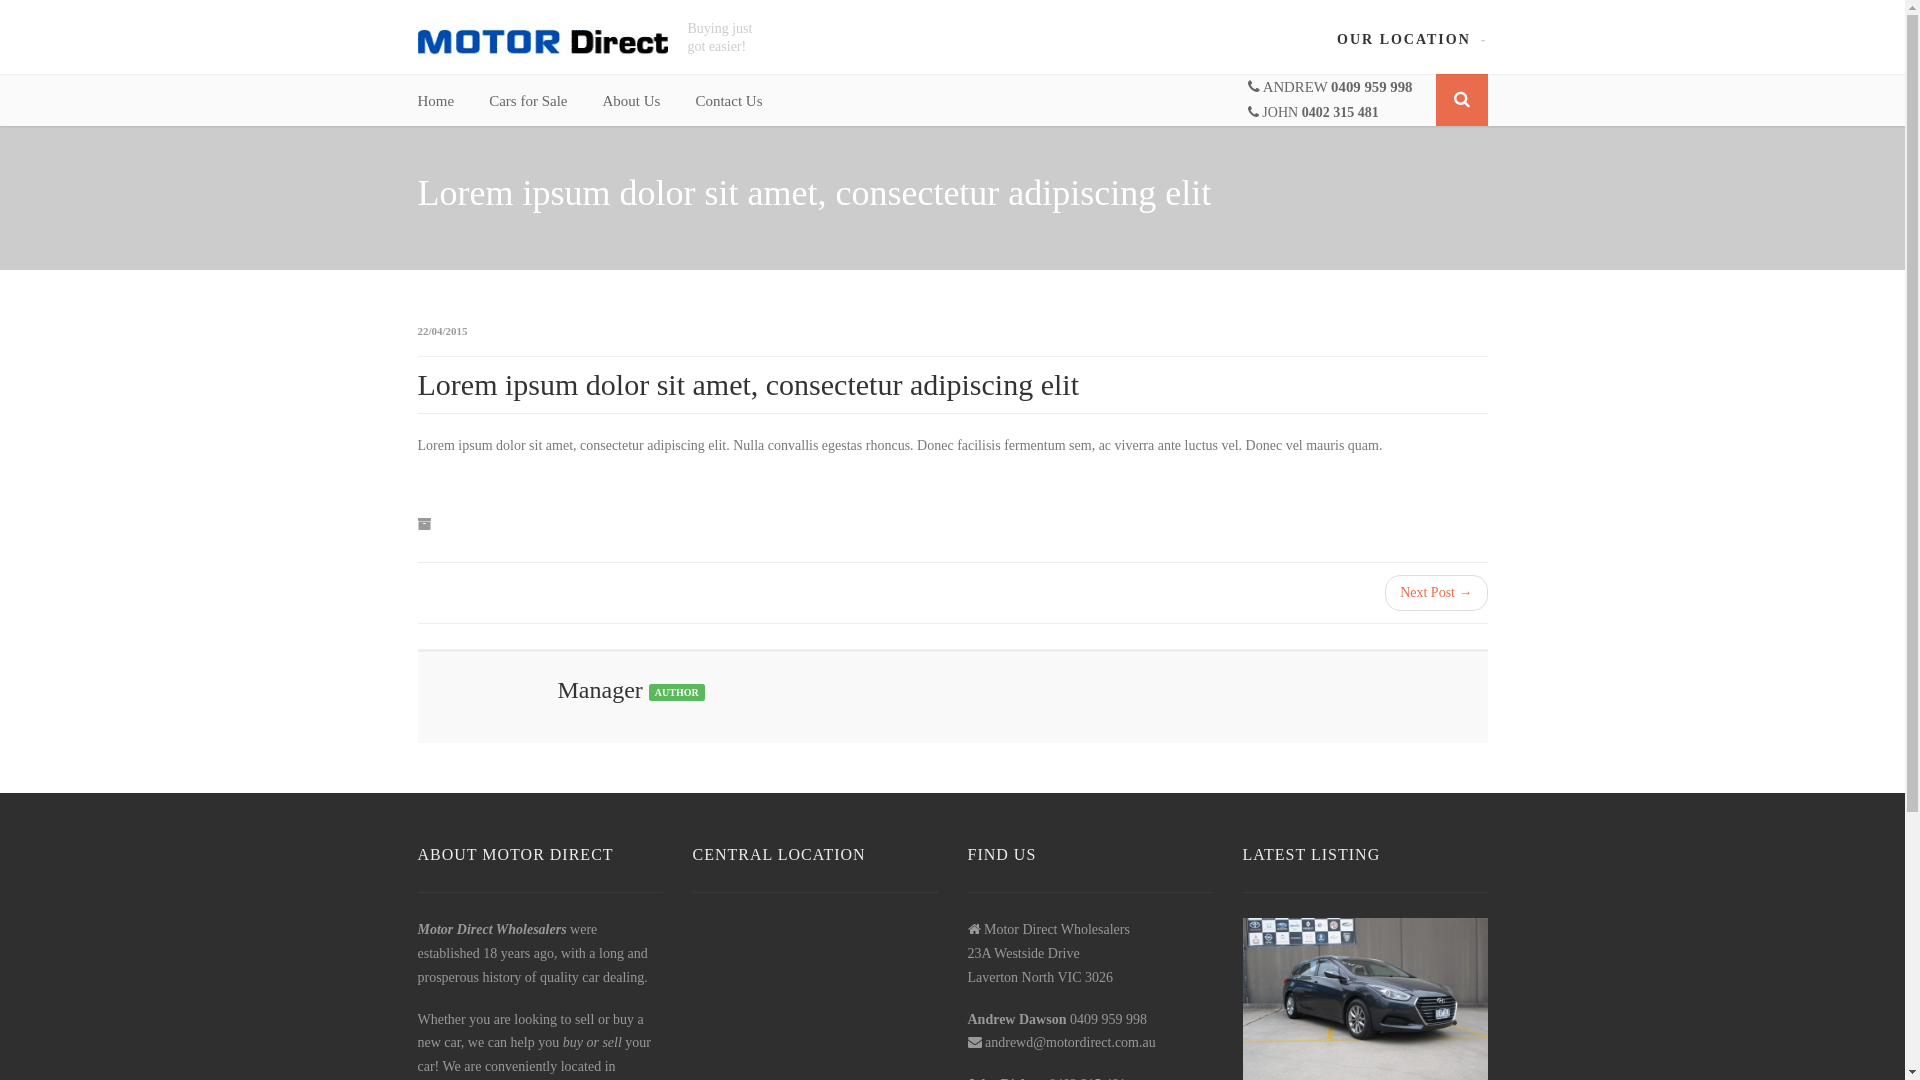 The image size is (1920, 1080). What do you see at coordinates (1330, 86) in the screenshot?
I see `'ANDREW 0409 959 998'` at bounding box center [1330, 86].